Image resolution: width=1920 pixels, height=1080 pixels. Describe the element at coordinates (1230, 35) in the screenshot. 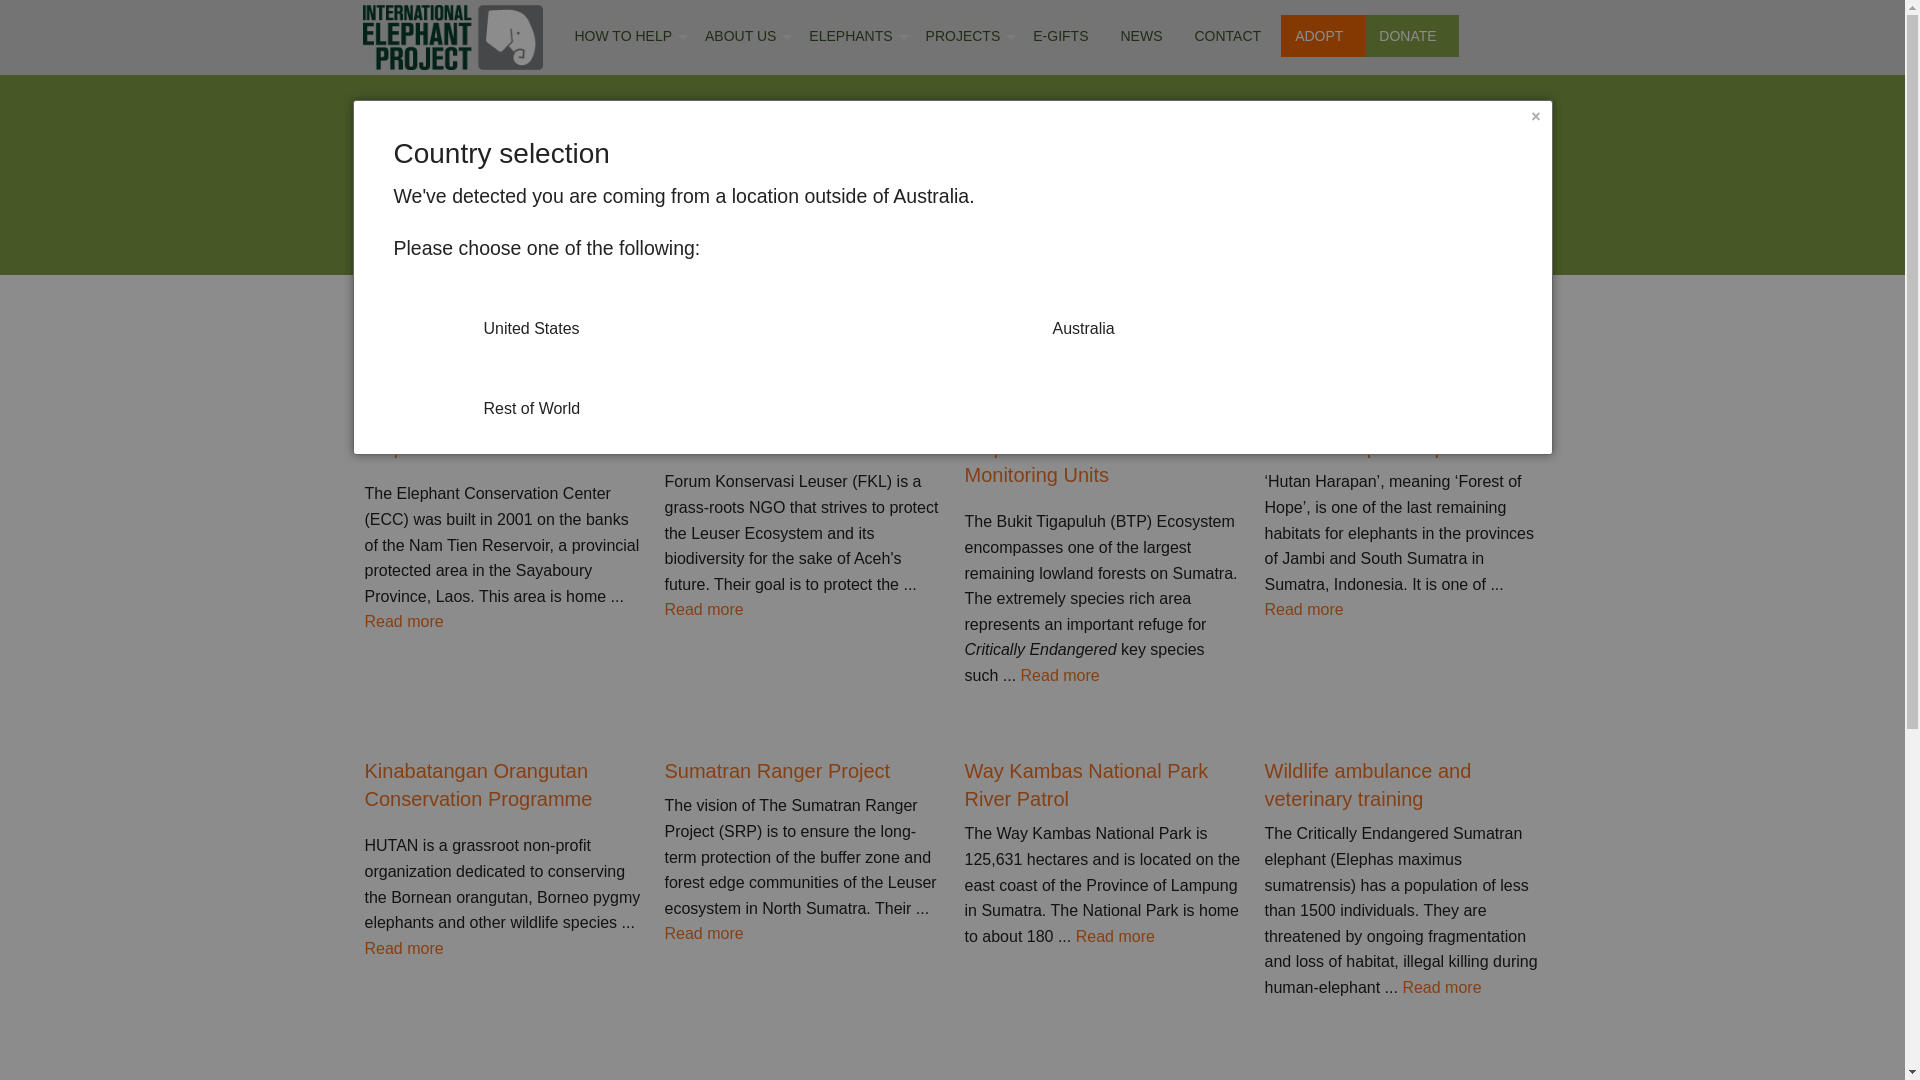

I see `'CONTACT'` at that location.